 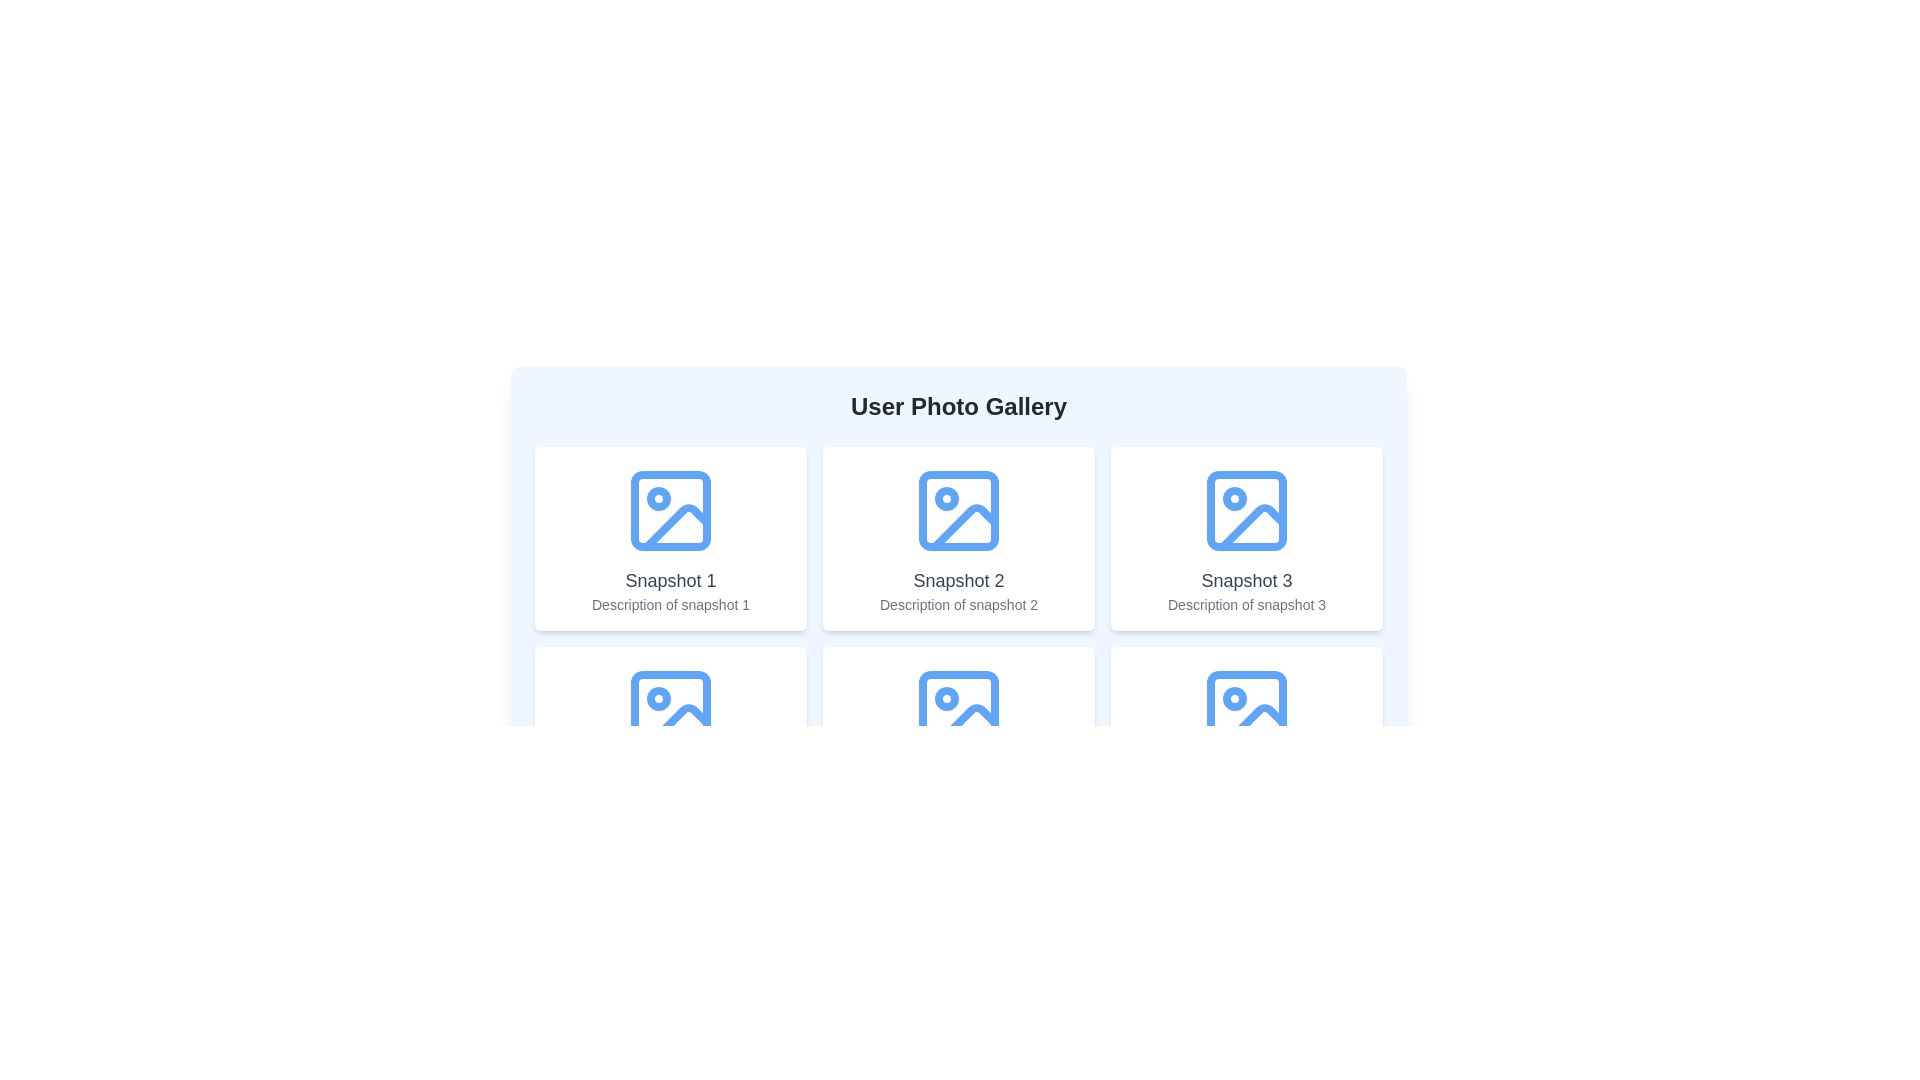 I want to click on the decorative graphical element of the icon representing the first snapshot in the photo gallery located in the center-right region, so click(x=676, y=526).